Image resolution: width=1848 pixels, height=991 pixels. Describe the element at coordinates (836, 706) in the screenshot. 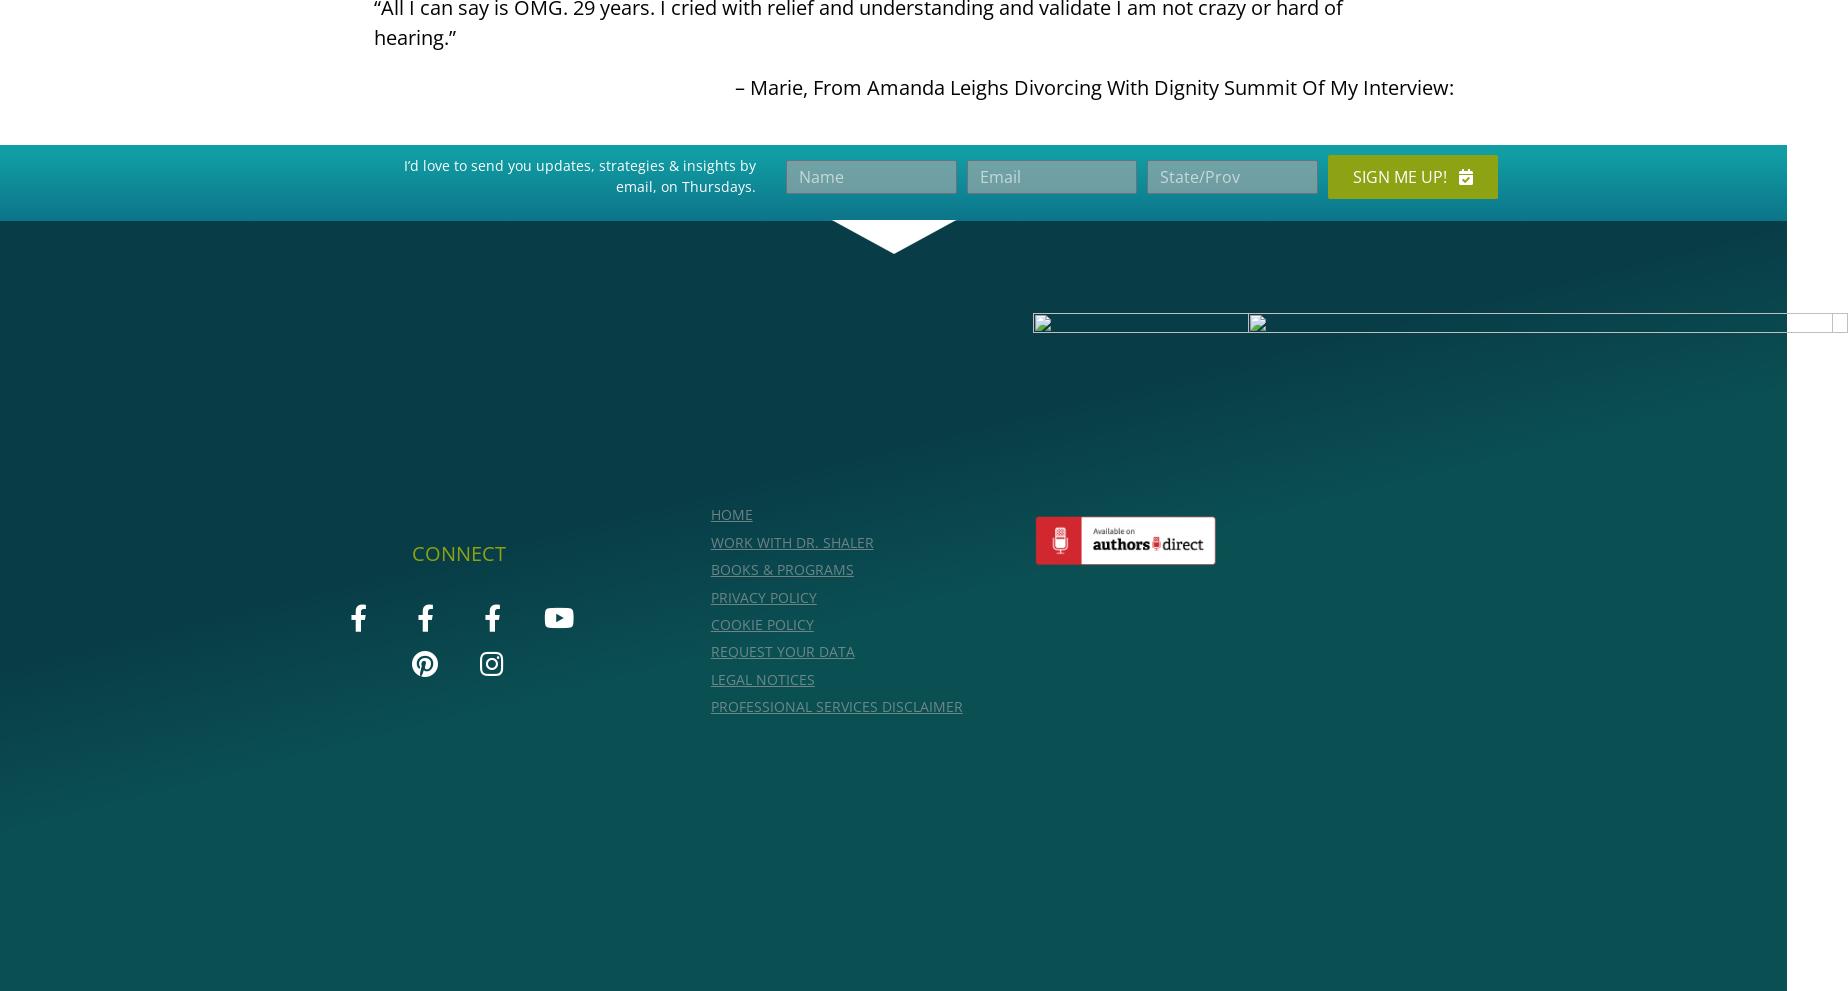

I see `'Professional Services Disclaimer'` at that location.